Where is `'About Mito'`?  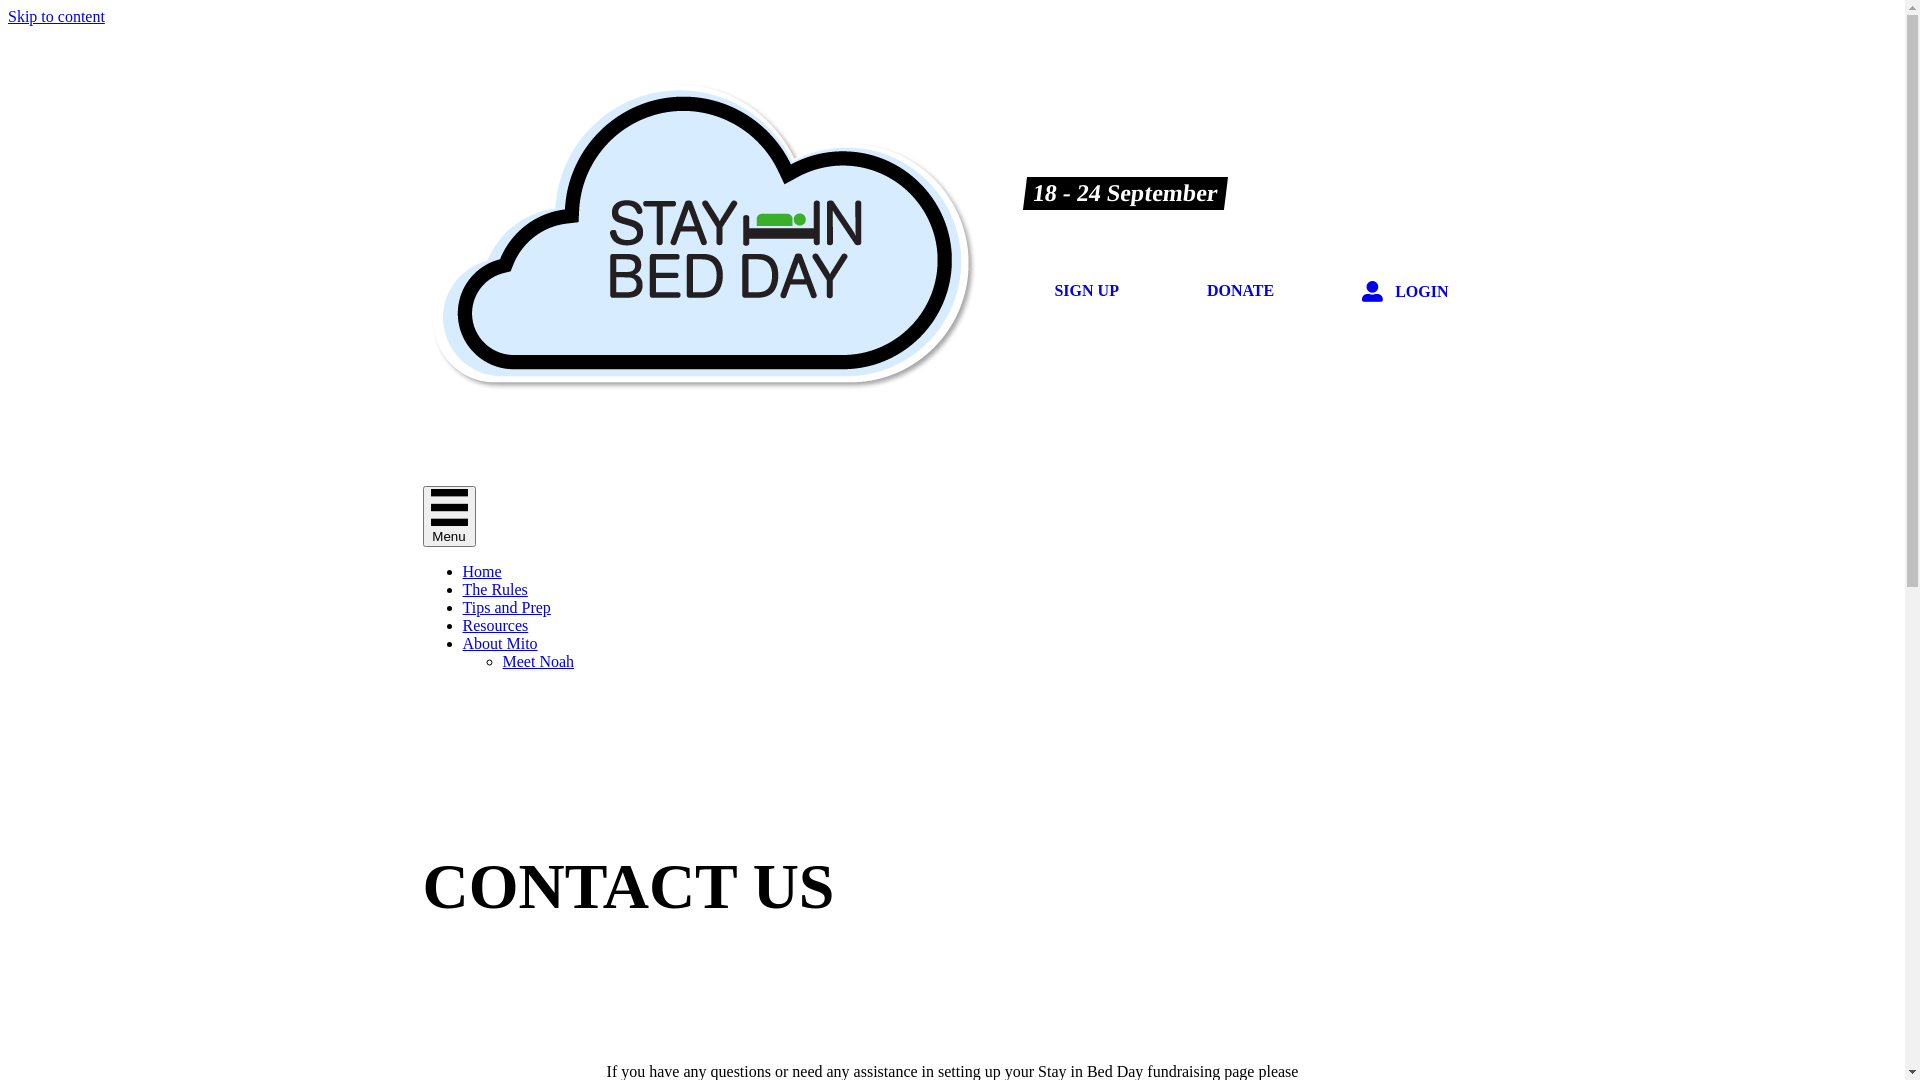
'About Mito' is located at coordinates (460, 643).